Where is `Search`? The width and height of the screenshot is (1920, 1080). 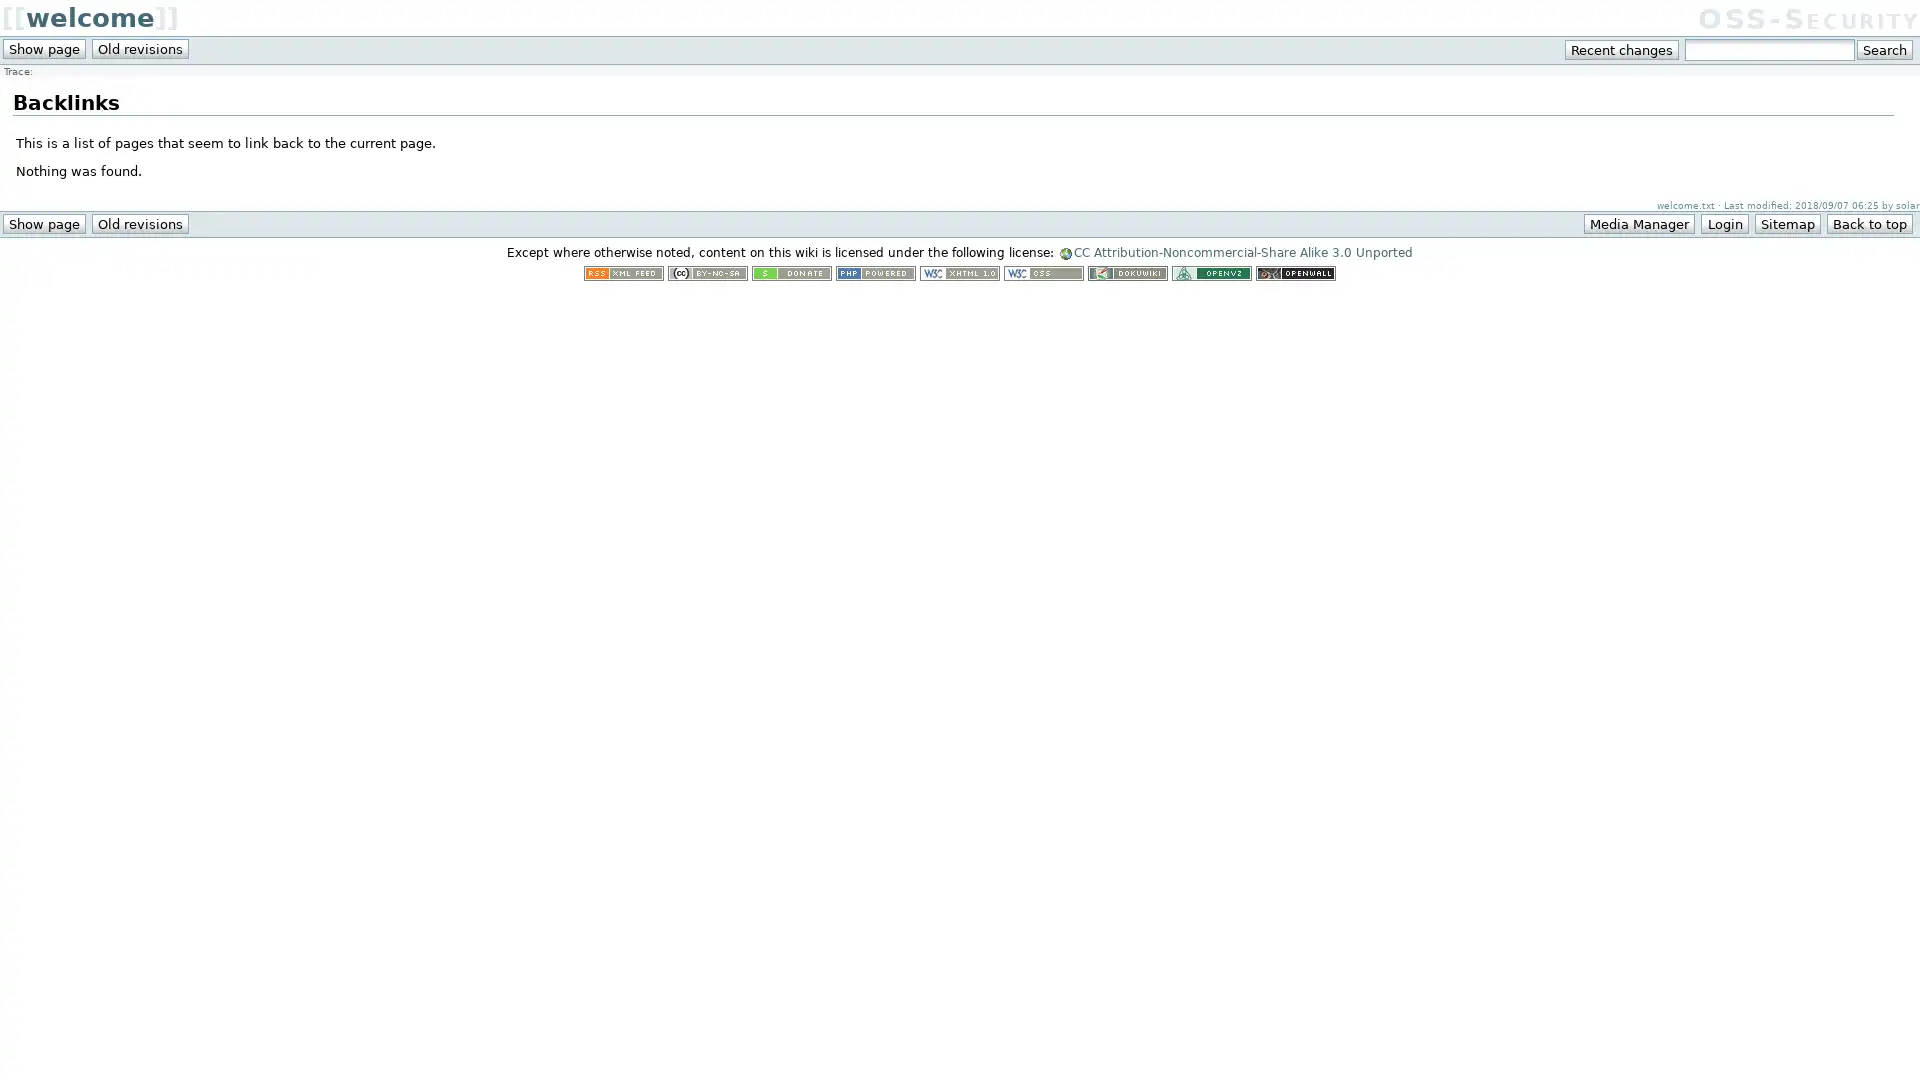 Search is located at coordinates (1883, 49).